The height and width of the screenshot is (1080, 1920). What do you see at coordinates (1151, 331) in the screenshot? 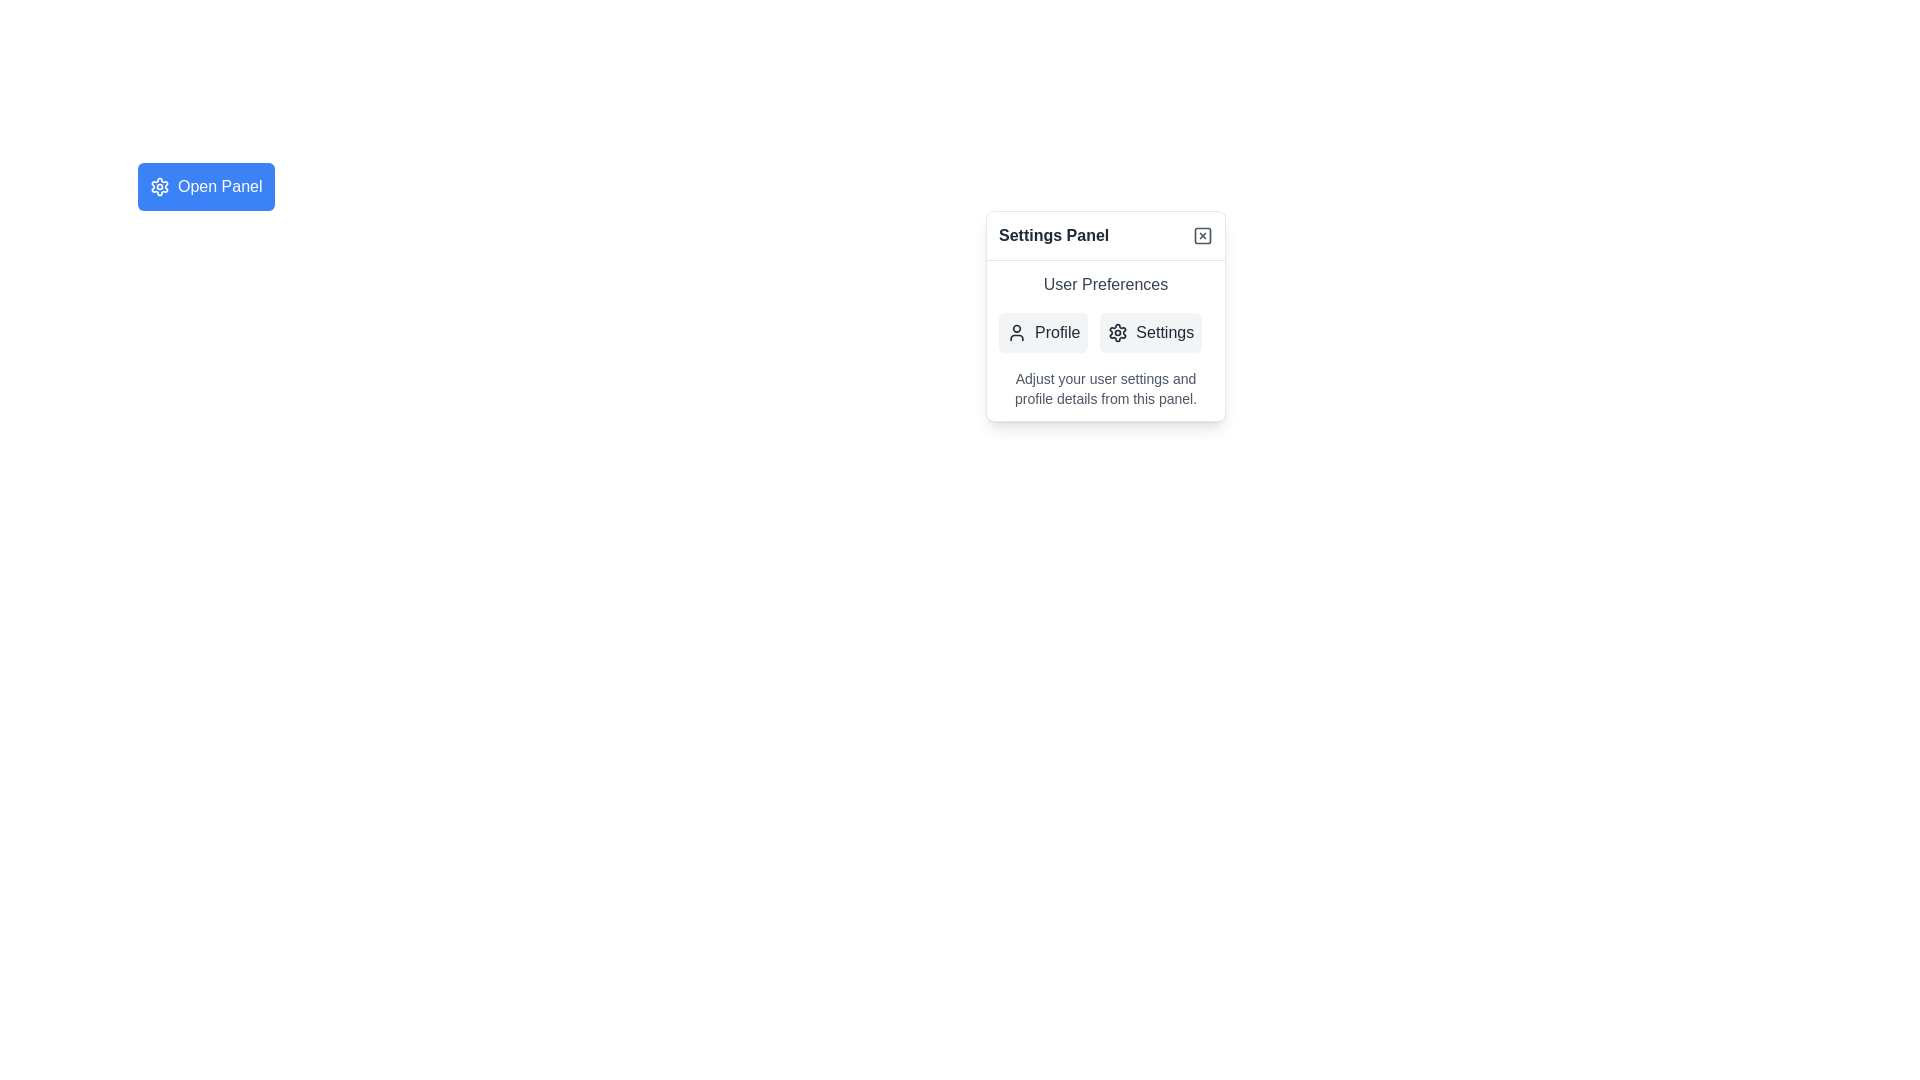
I see `the 'Settings' button located in the 'User Preferences' section of the 'Settings Panel'` at bounding box center [1151, 331].